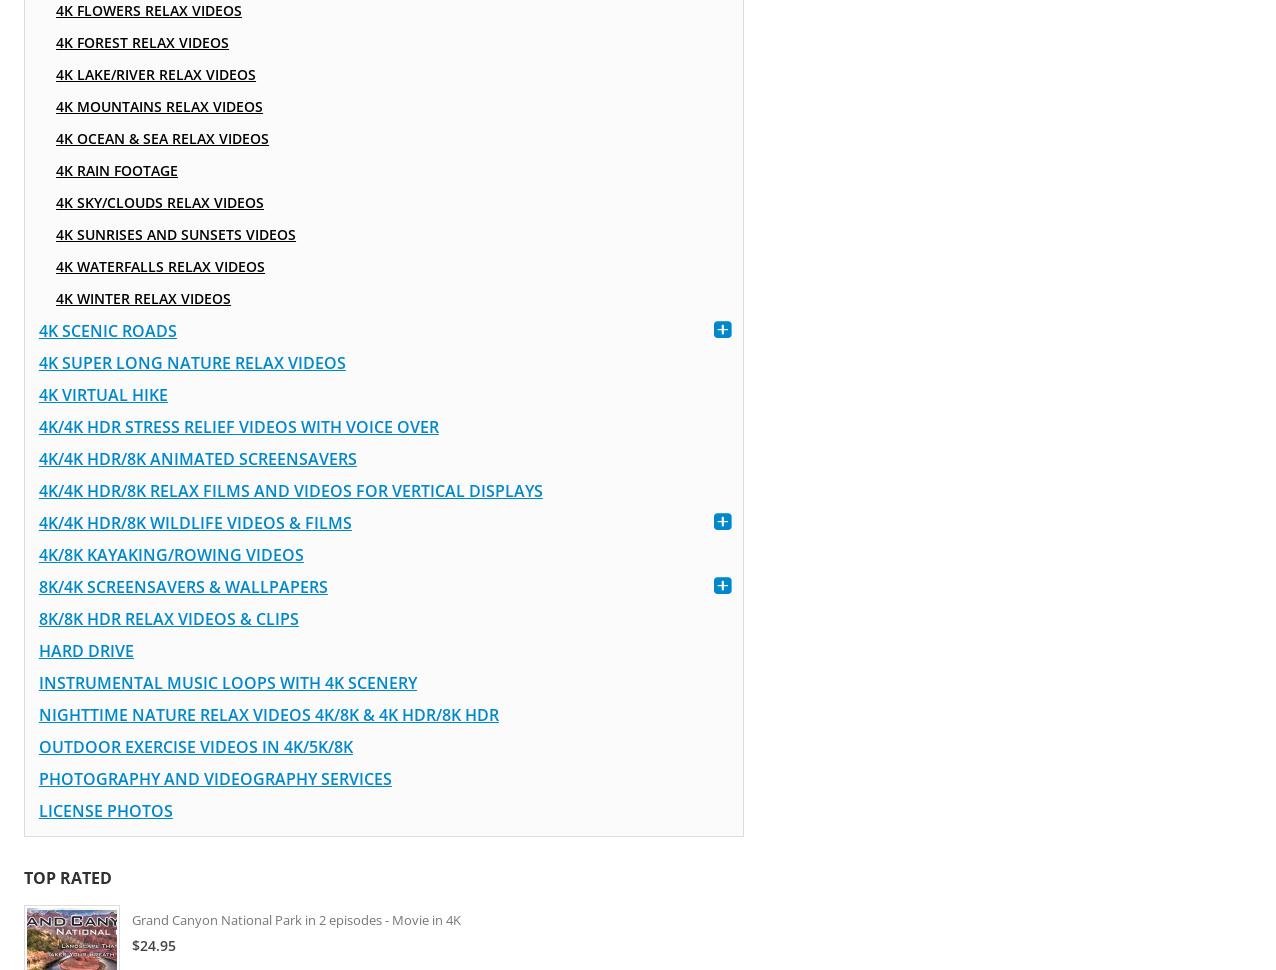  I want to click on '4K/4K HDR/8K Wildlife Videos & Films', so click(193, 523).